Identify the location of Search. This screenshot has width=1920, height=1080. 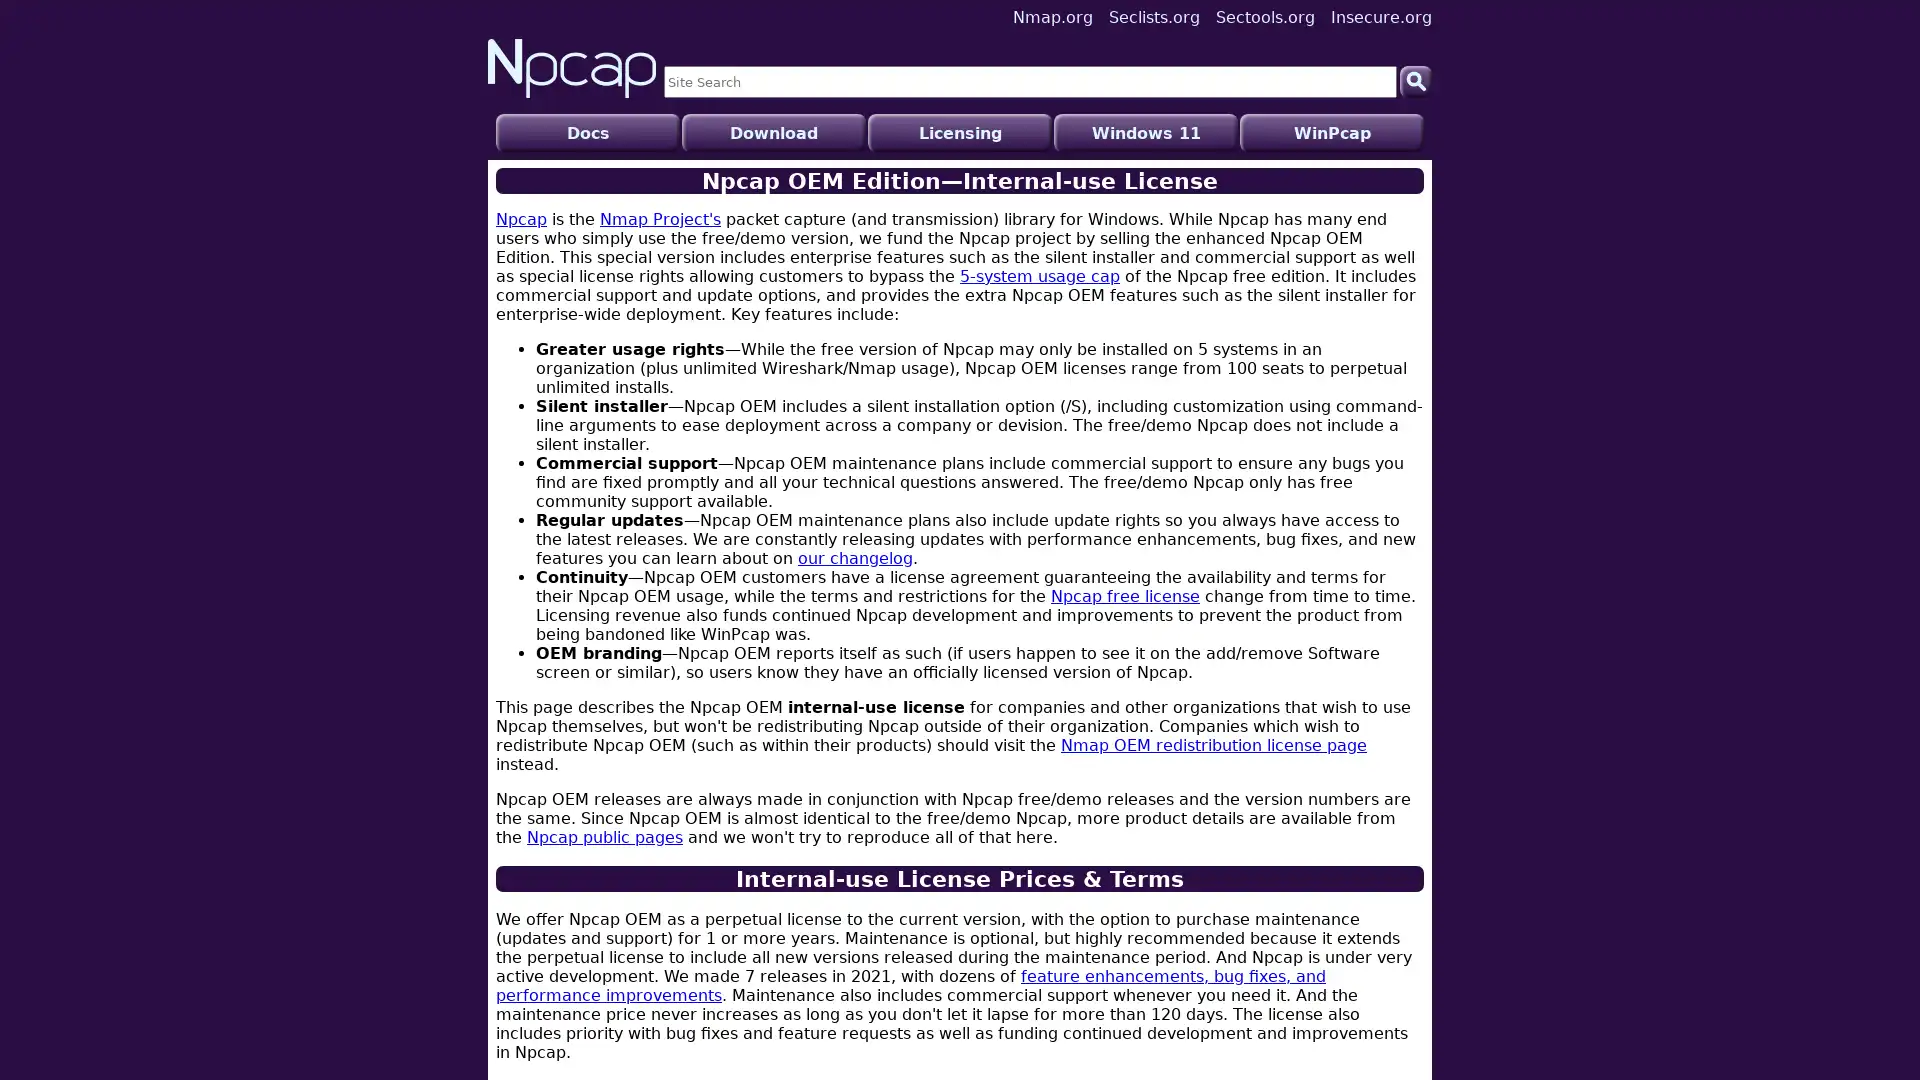
(1415, 80).